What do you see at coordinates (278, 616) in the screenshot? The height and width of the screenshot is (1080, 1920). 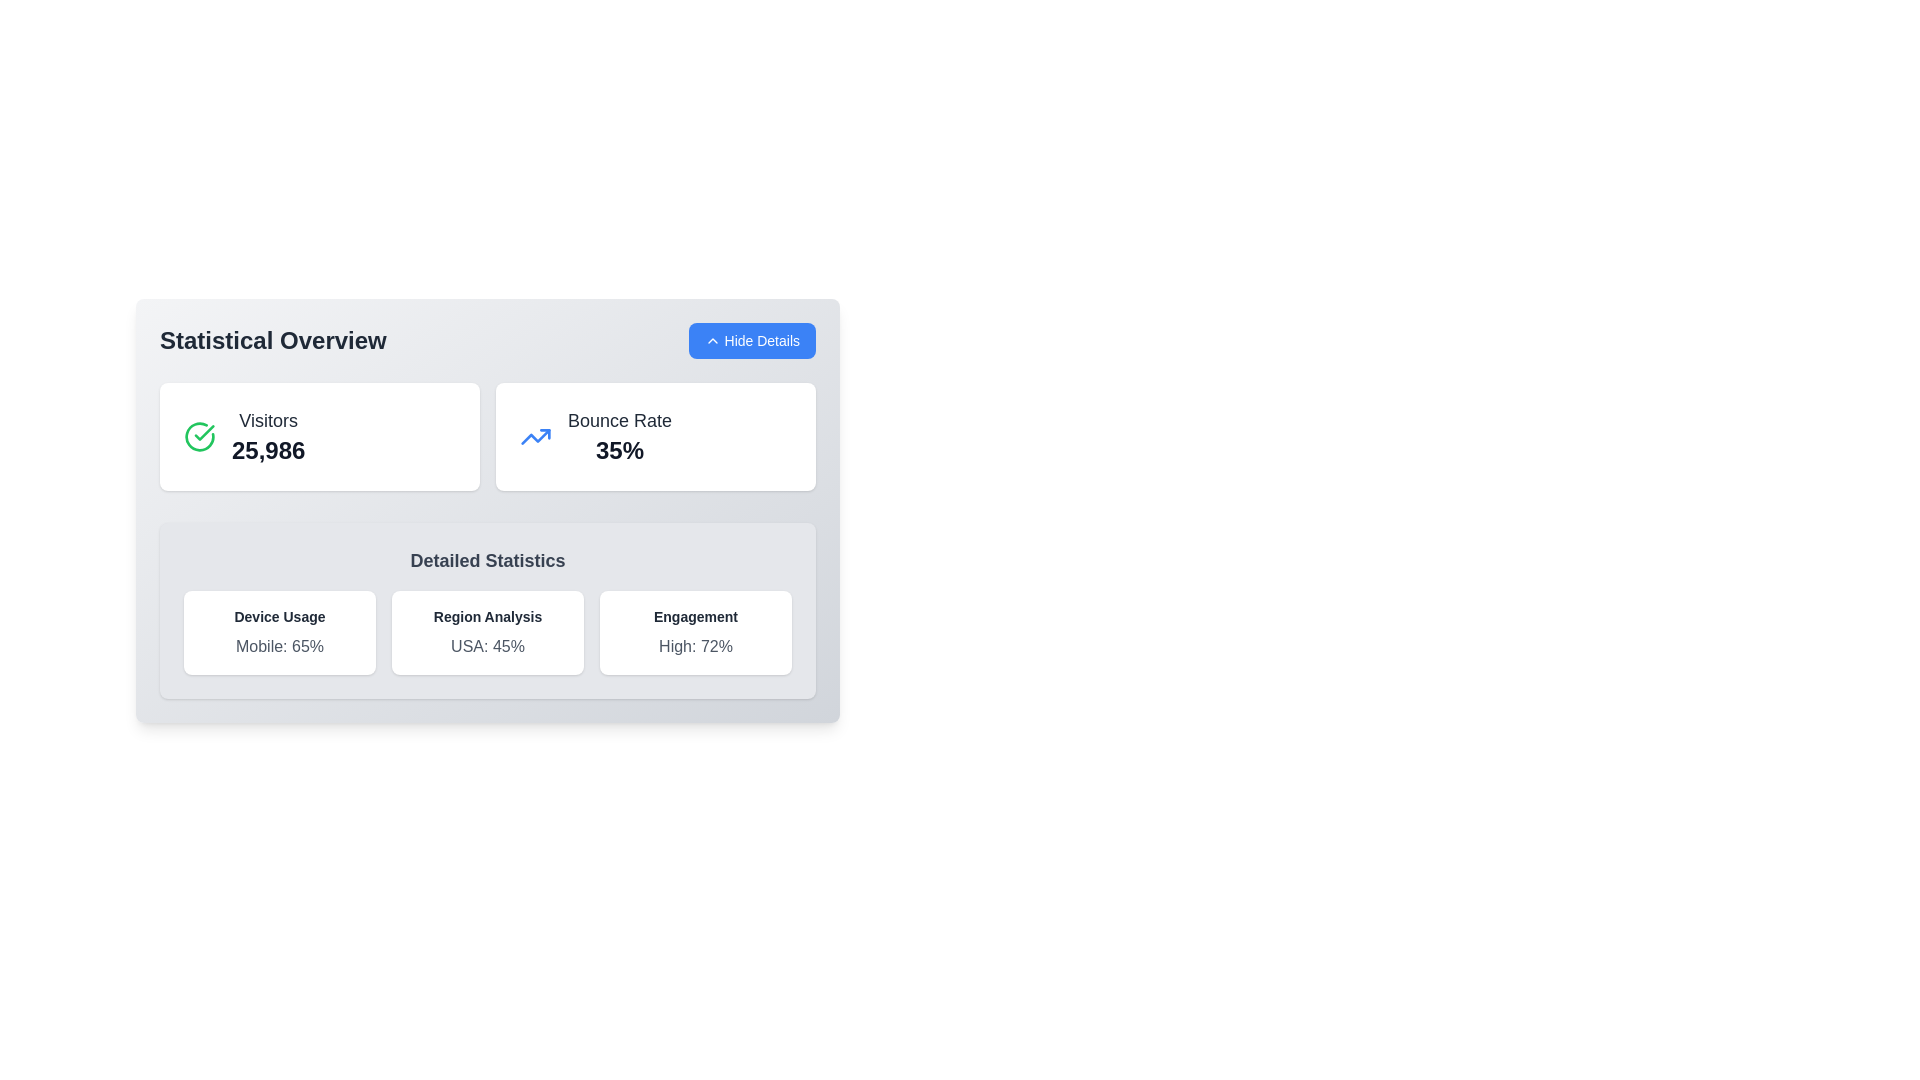 I see `the Text label heading located at the top of the 'Detailed Statistics' card, which introduces the topic of device usage data` at bounding box center [278, 616].